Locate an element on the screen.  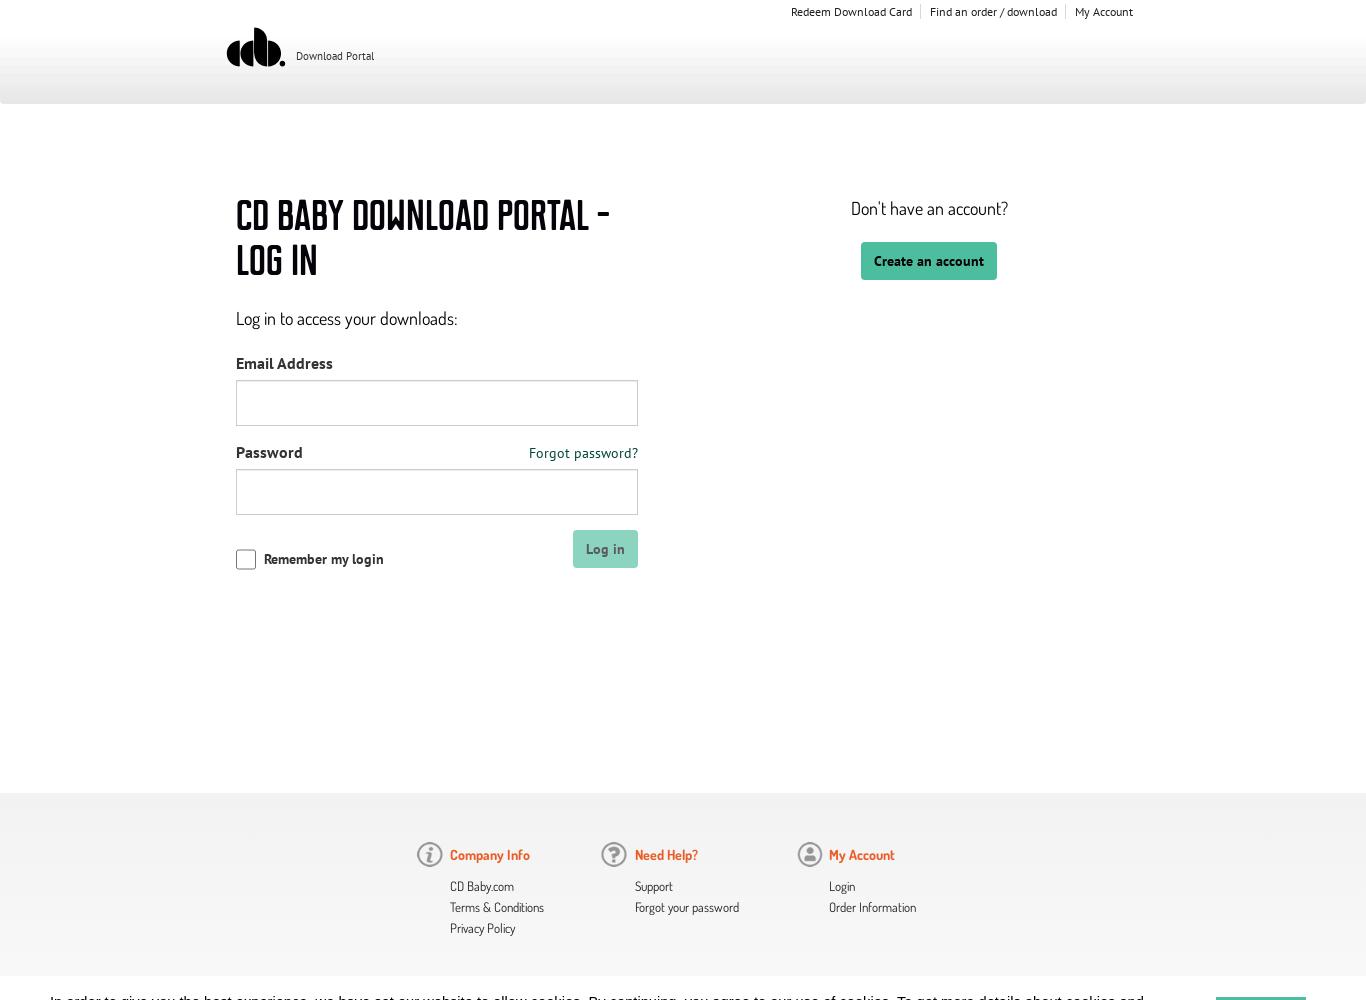
'CD Baby Download Portal - Log In' is located at coordinates (420, 238).